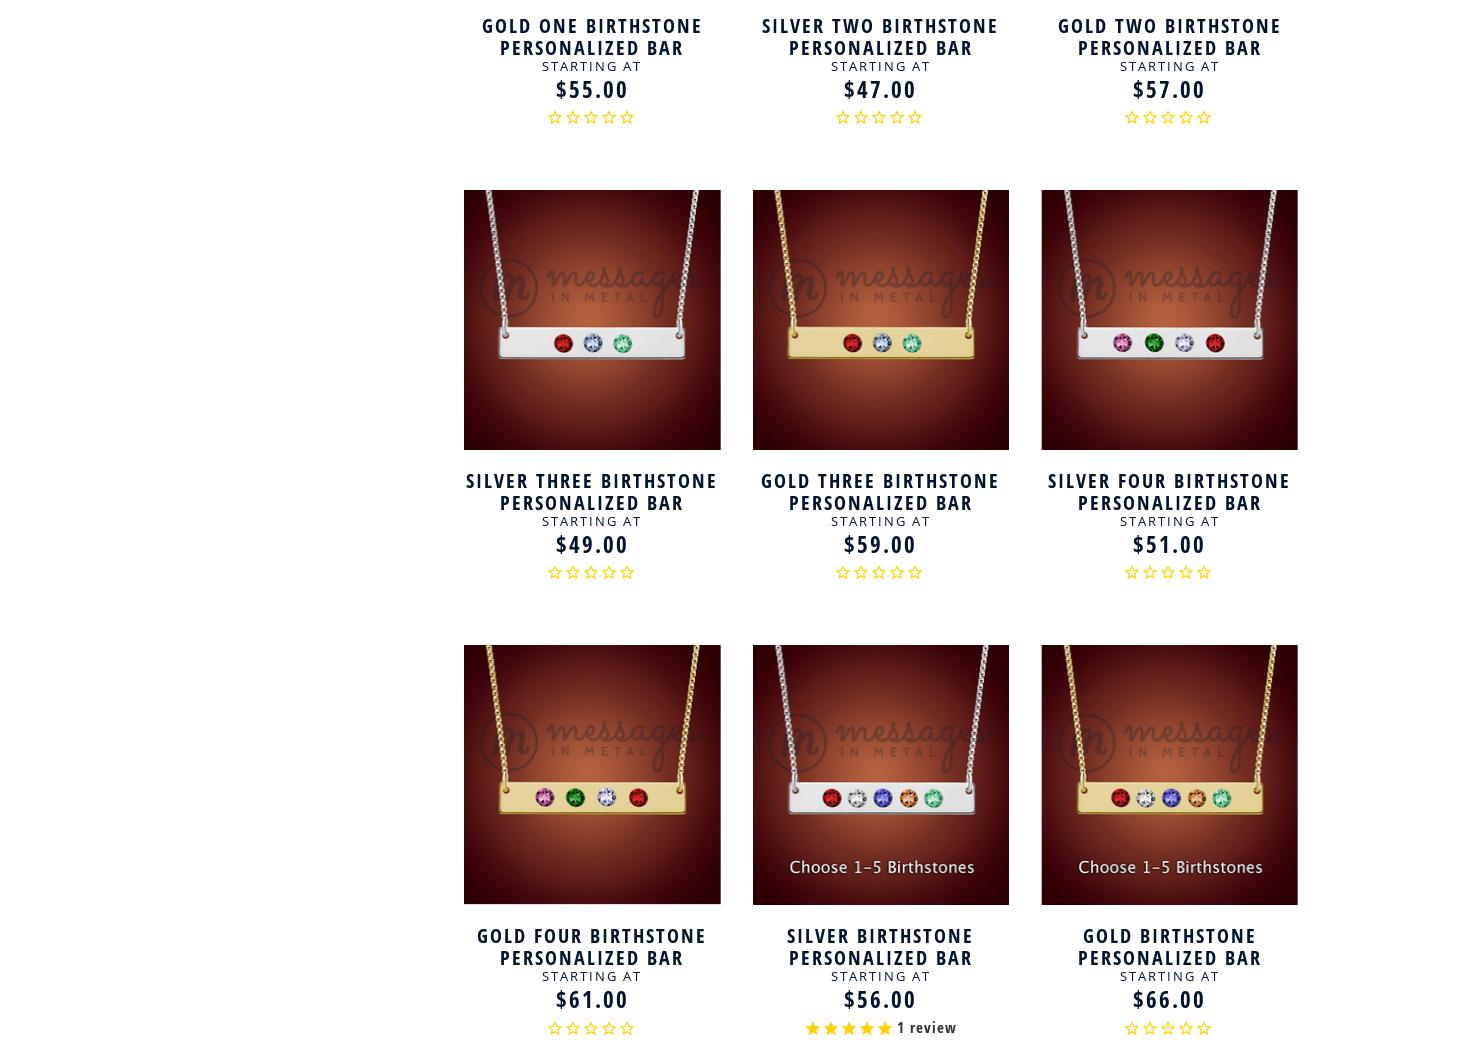  Describe the element at coordinates (880, 999) in the screenshot. I see `'$56.00'` at that location.